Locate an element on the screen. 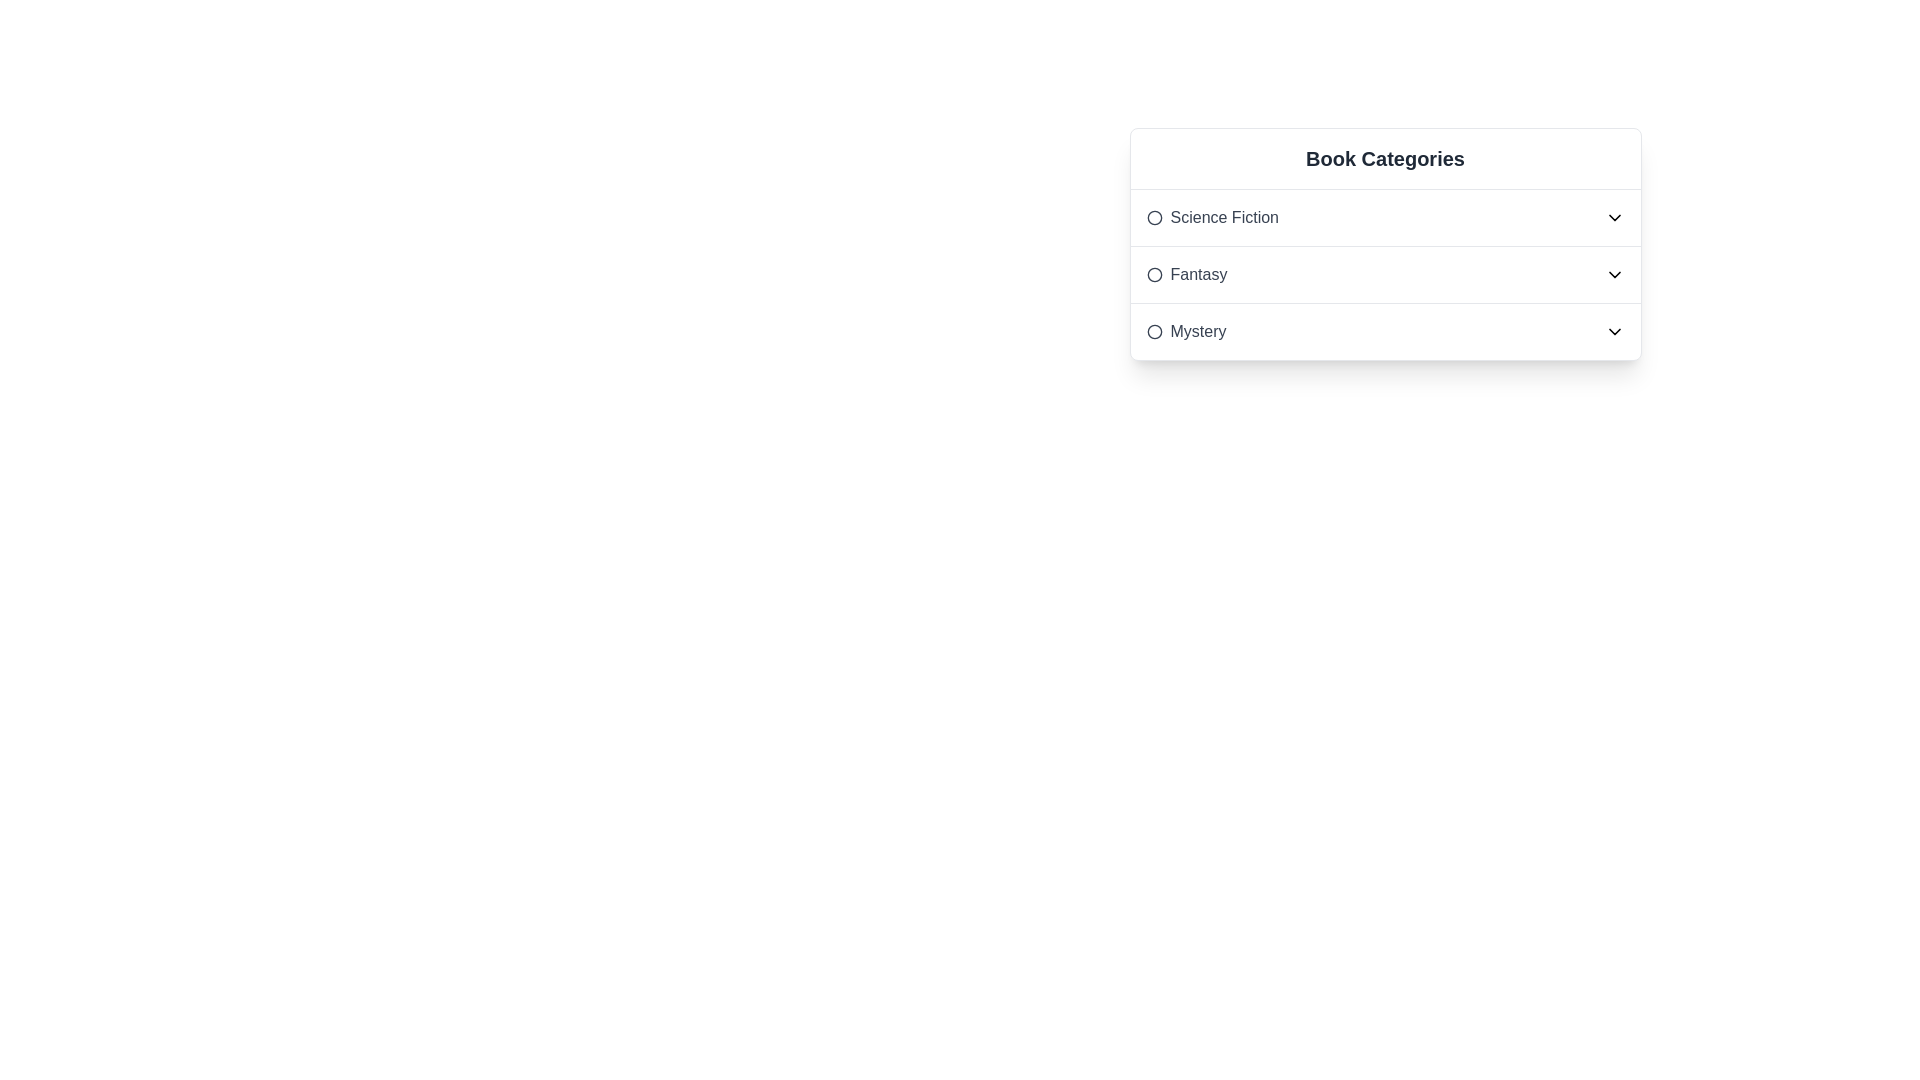 This screenshot has height=1080, width=1920. the static text label 'Mystery' which is styled in medium font weight and displayed in gray, located in the list of book categories next to a checkbox icon is located at coordinates (1186, 330).